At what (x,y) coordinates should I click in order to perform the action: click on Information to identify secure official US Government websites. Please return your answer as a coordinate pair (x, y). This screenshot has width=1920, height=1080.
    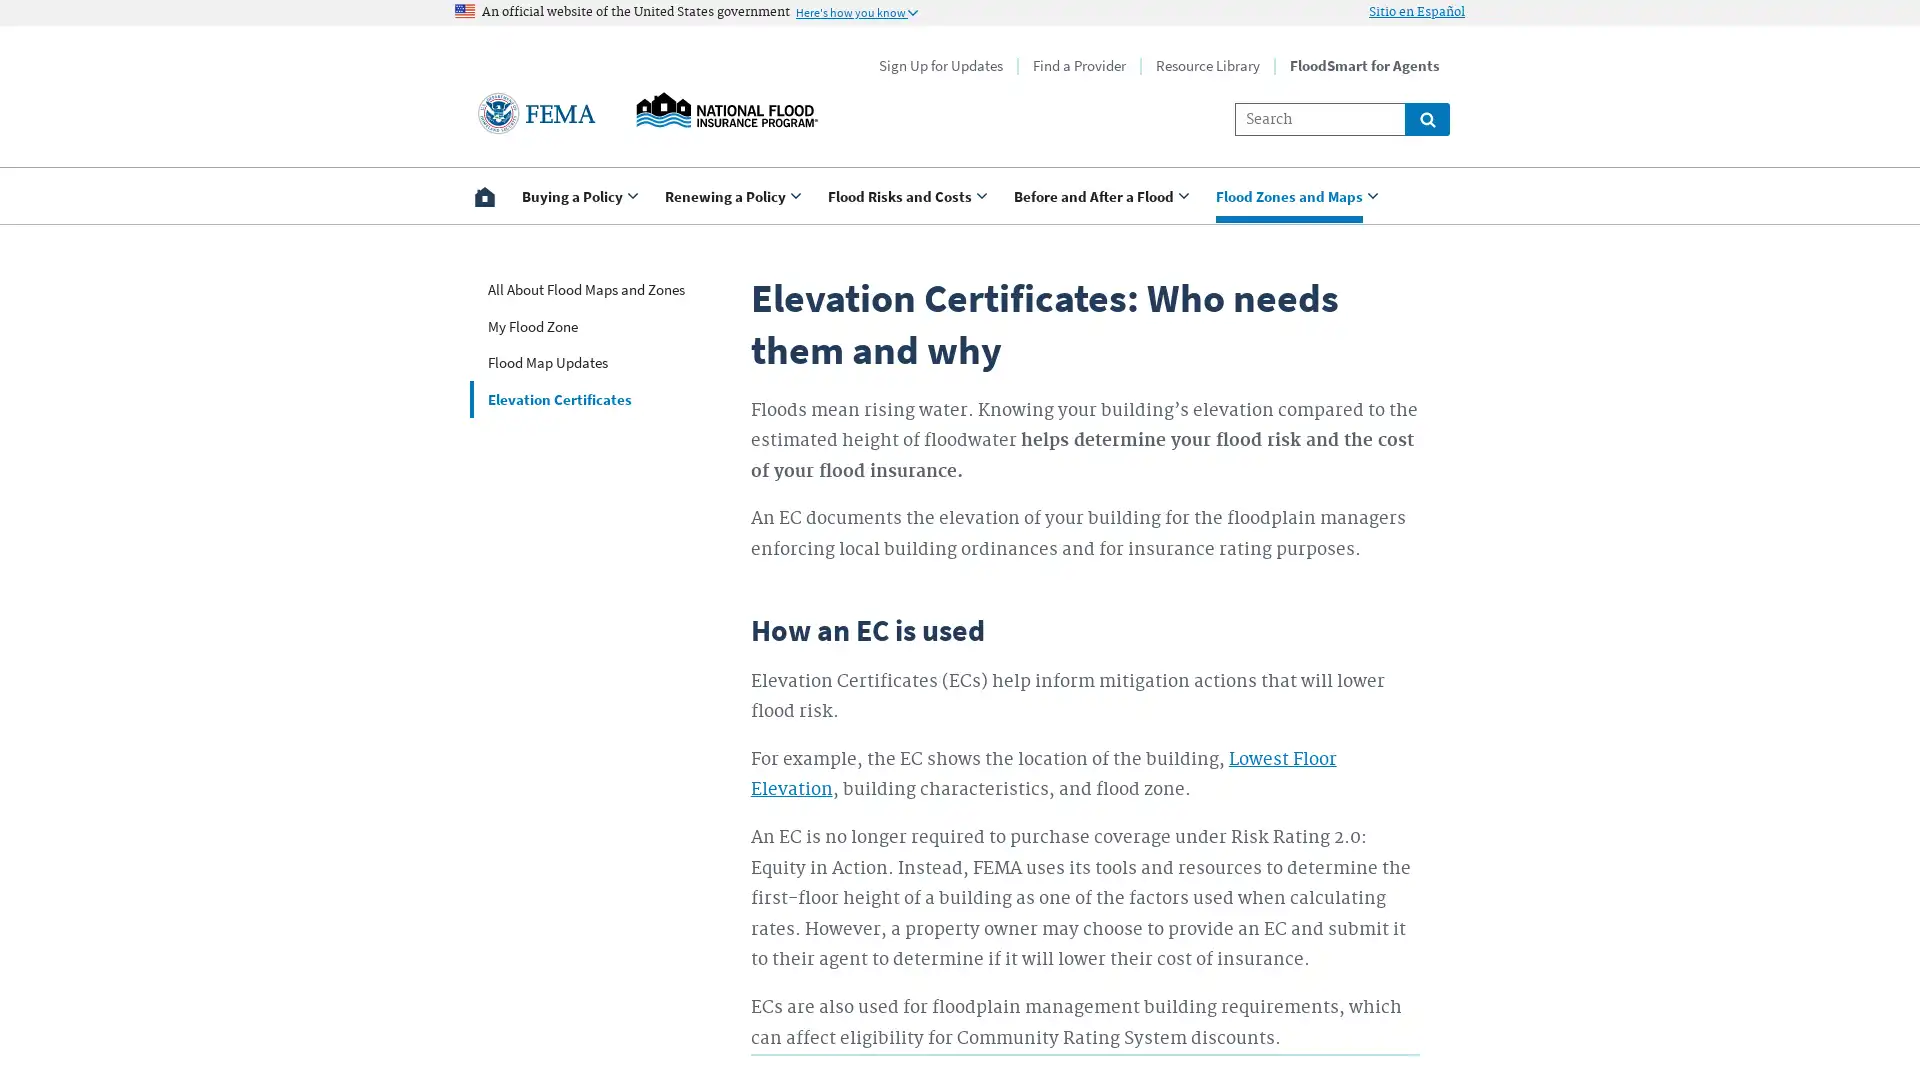
    Looking at the image, I should click on (857, 11).